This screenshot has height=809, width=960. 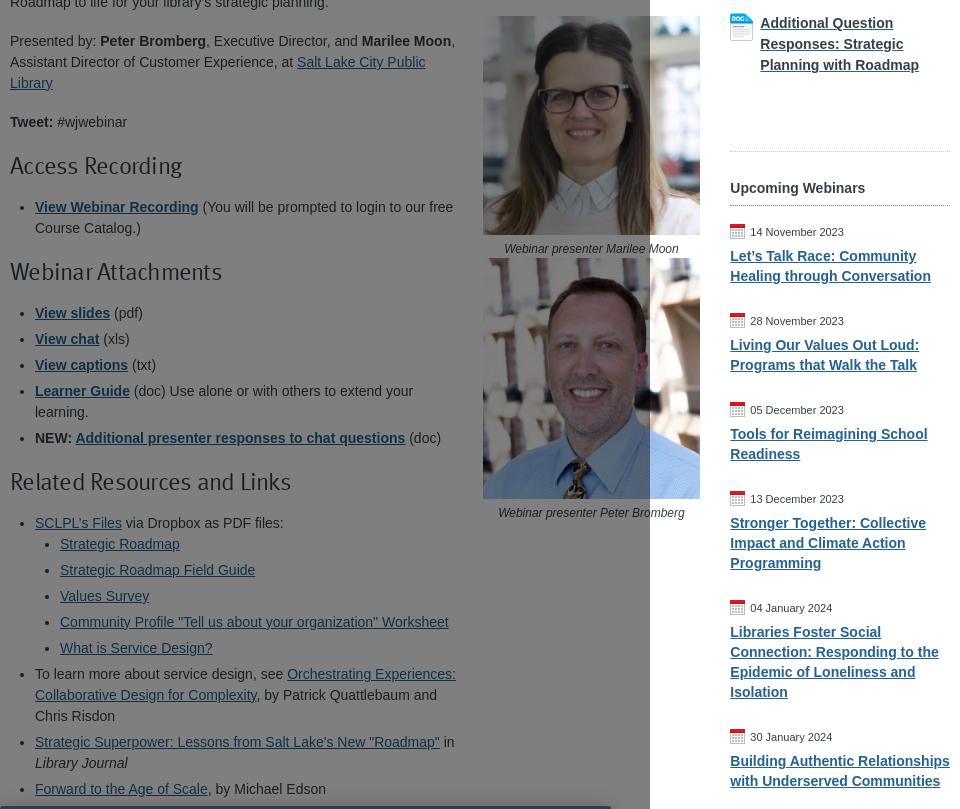 What do you see at coordinates (240, 436) in the screenshot?
I see `'Additional presenter responses to chat questions'` at bounding box center [240, 436].